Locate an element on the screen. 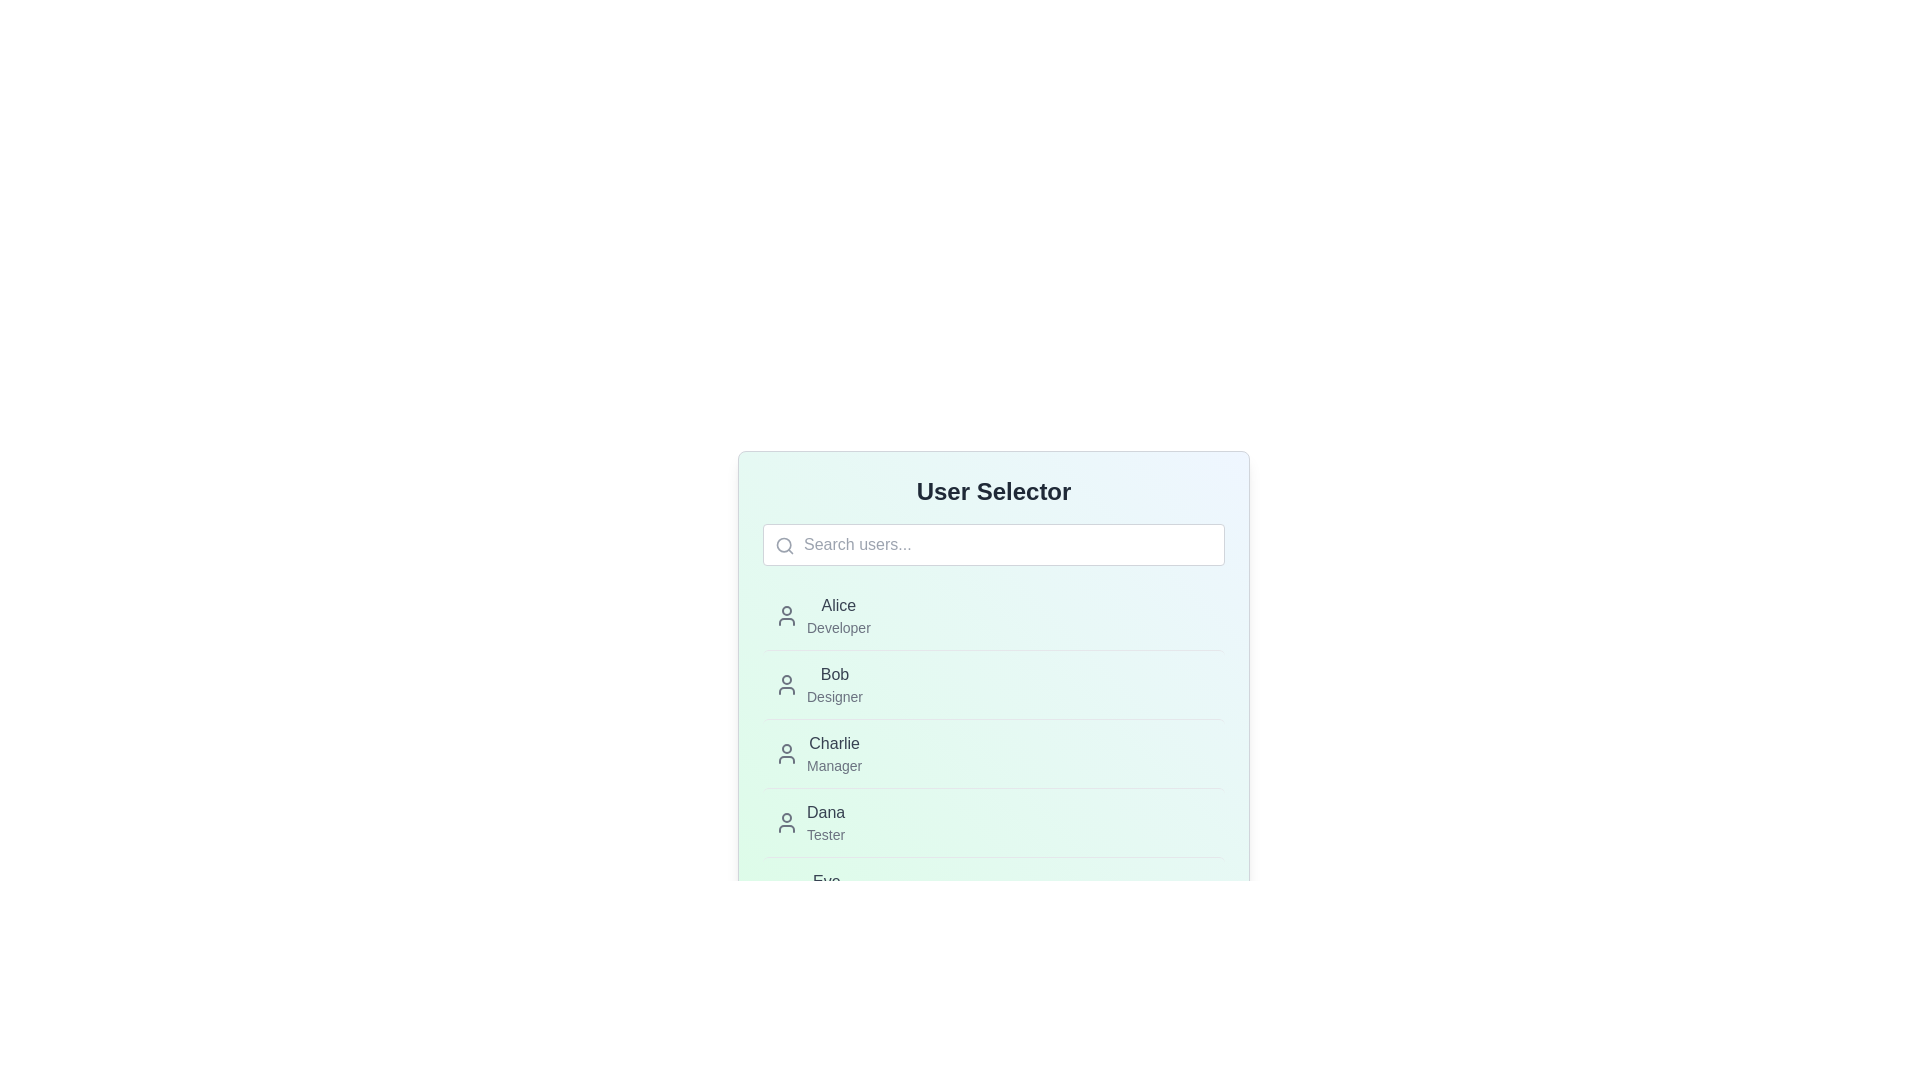 The height and width of the screenshot is (1080, 1920). the user icon resembling a person, which is a gray outline positioned to the left of the text 'Alice' and 'Developer' in the user selection interface is located at coordinates (786, 615).